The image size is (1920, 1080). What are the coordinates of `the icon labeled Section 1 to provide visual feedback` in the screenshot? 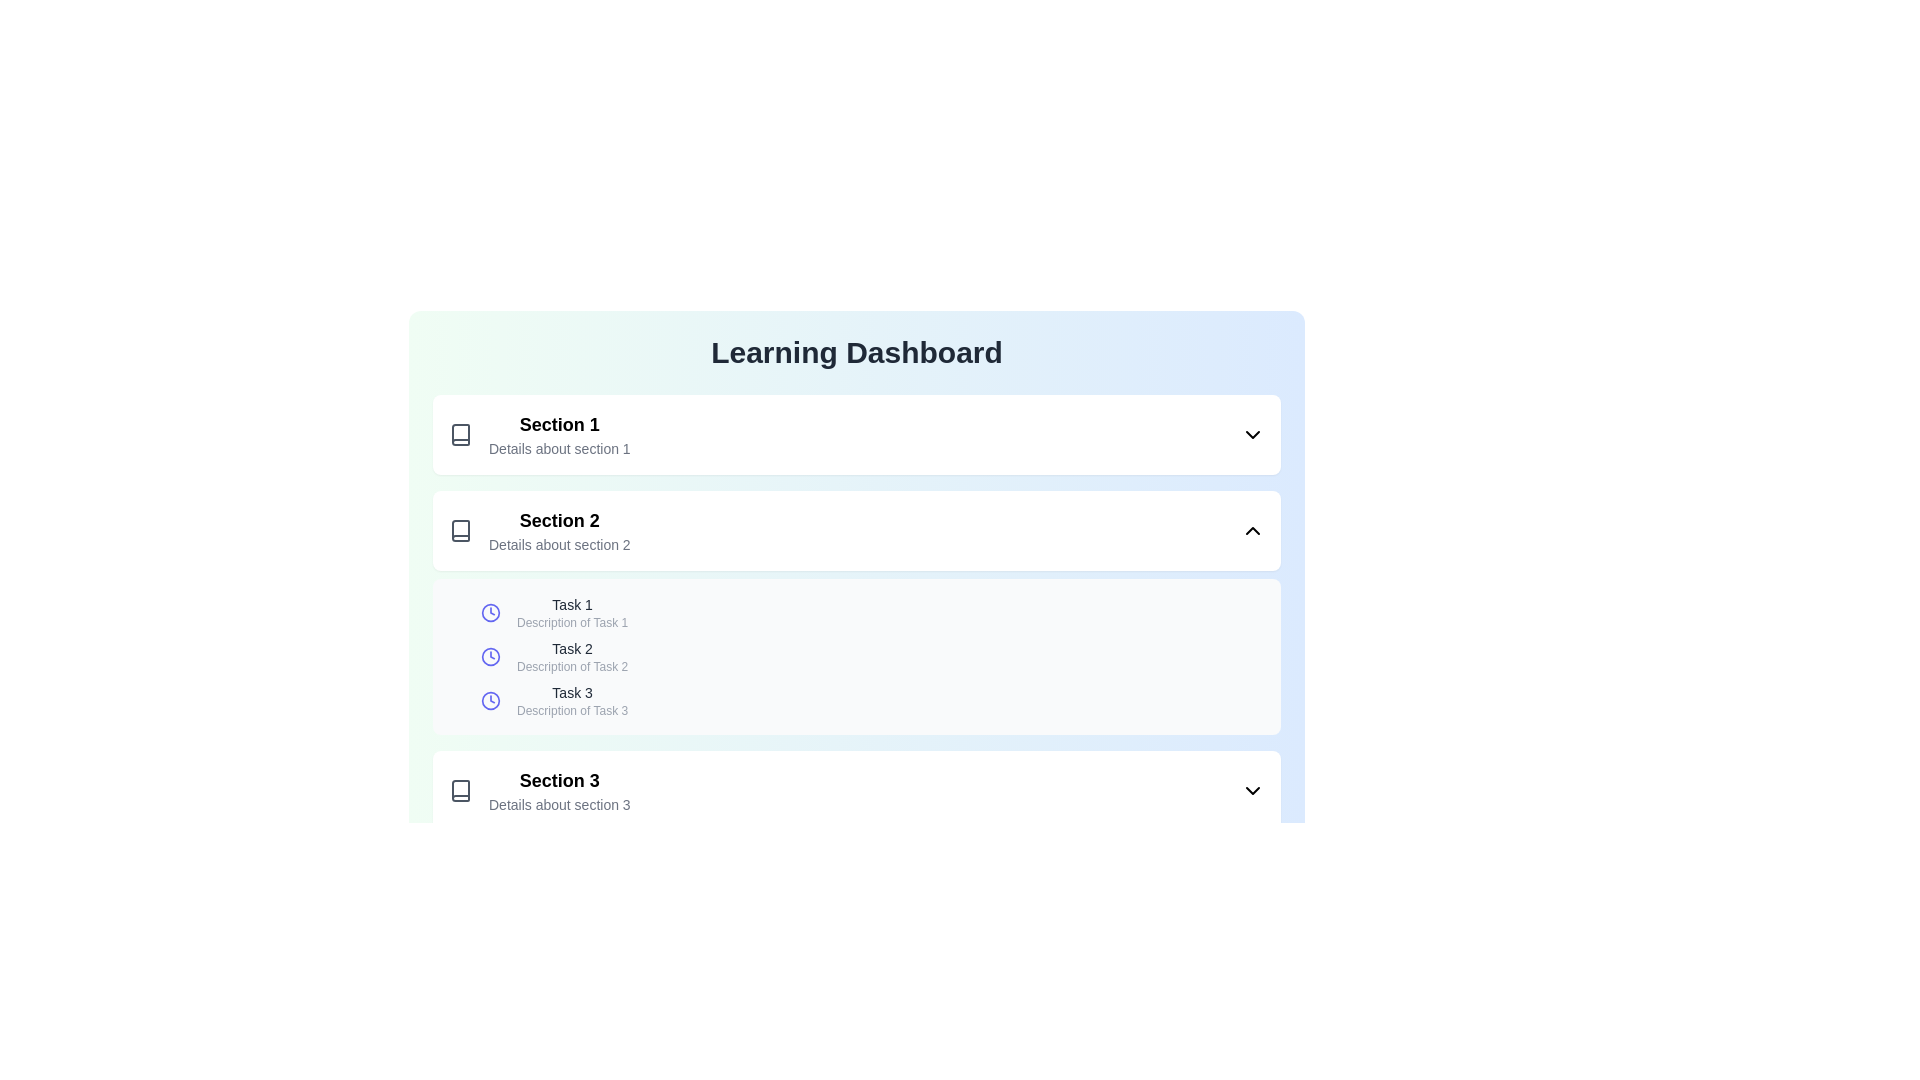 It's located at (459, 434).